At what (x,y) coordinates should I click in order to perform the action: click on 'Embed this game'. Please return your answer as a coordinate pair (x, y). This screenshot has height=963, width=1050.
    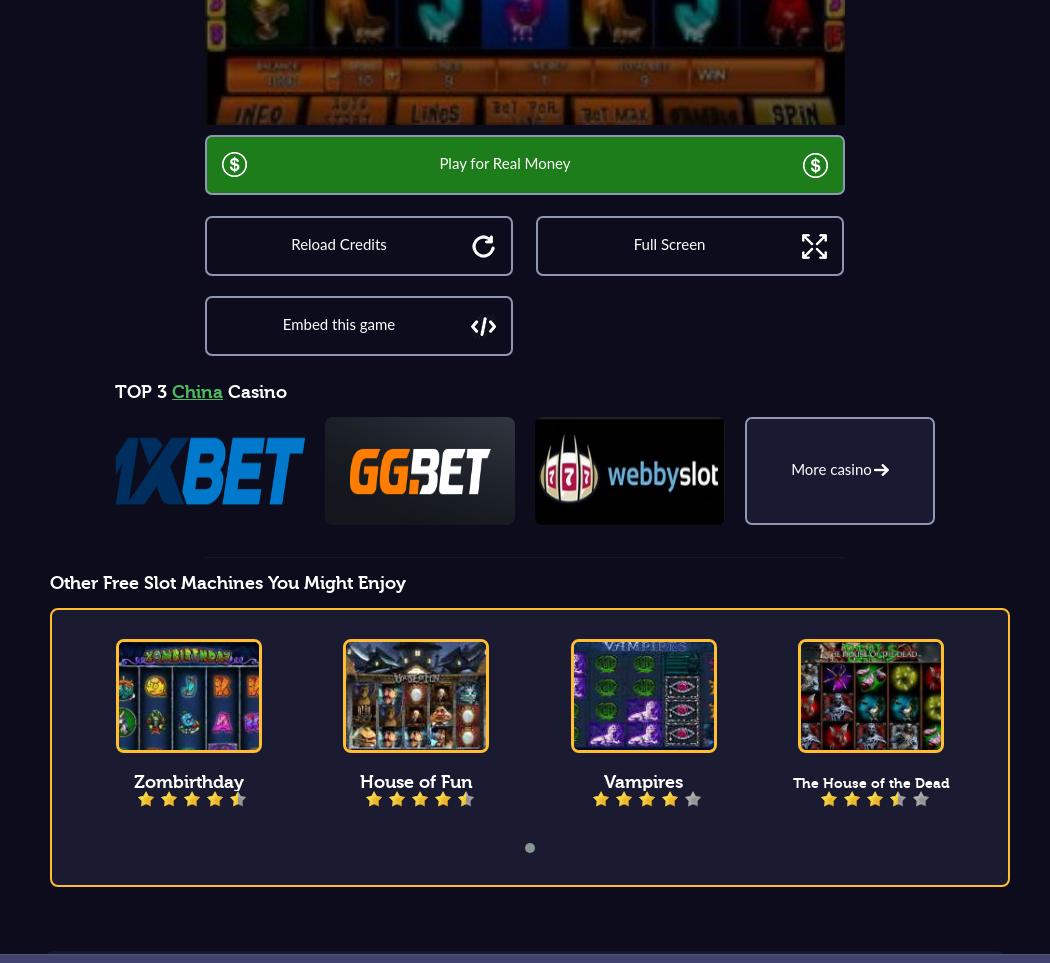
    Looking at the image, I should click on (338, 325).